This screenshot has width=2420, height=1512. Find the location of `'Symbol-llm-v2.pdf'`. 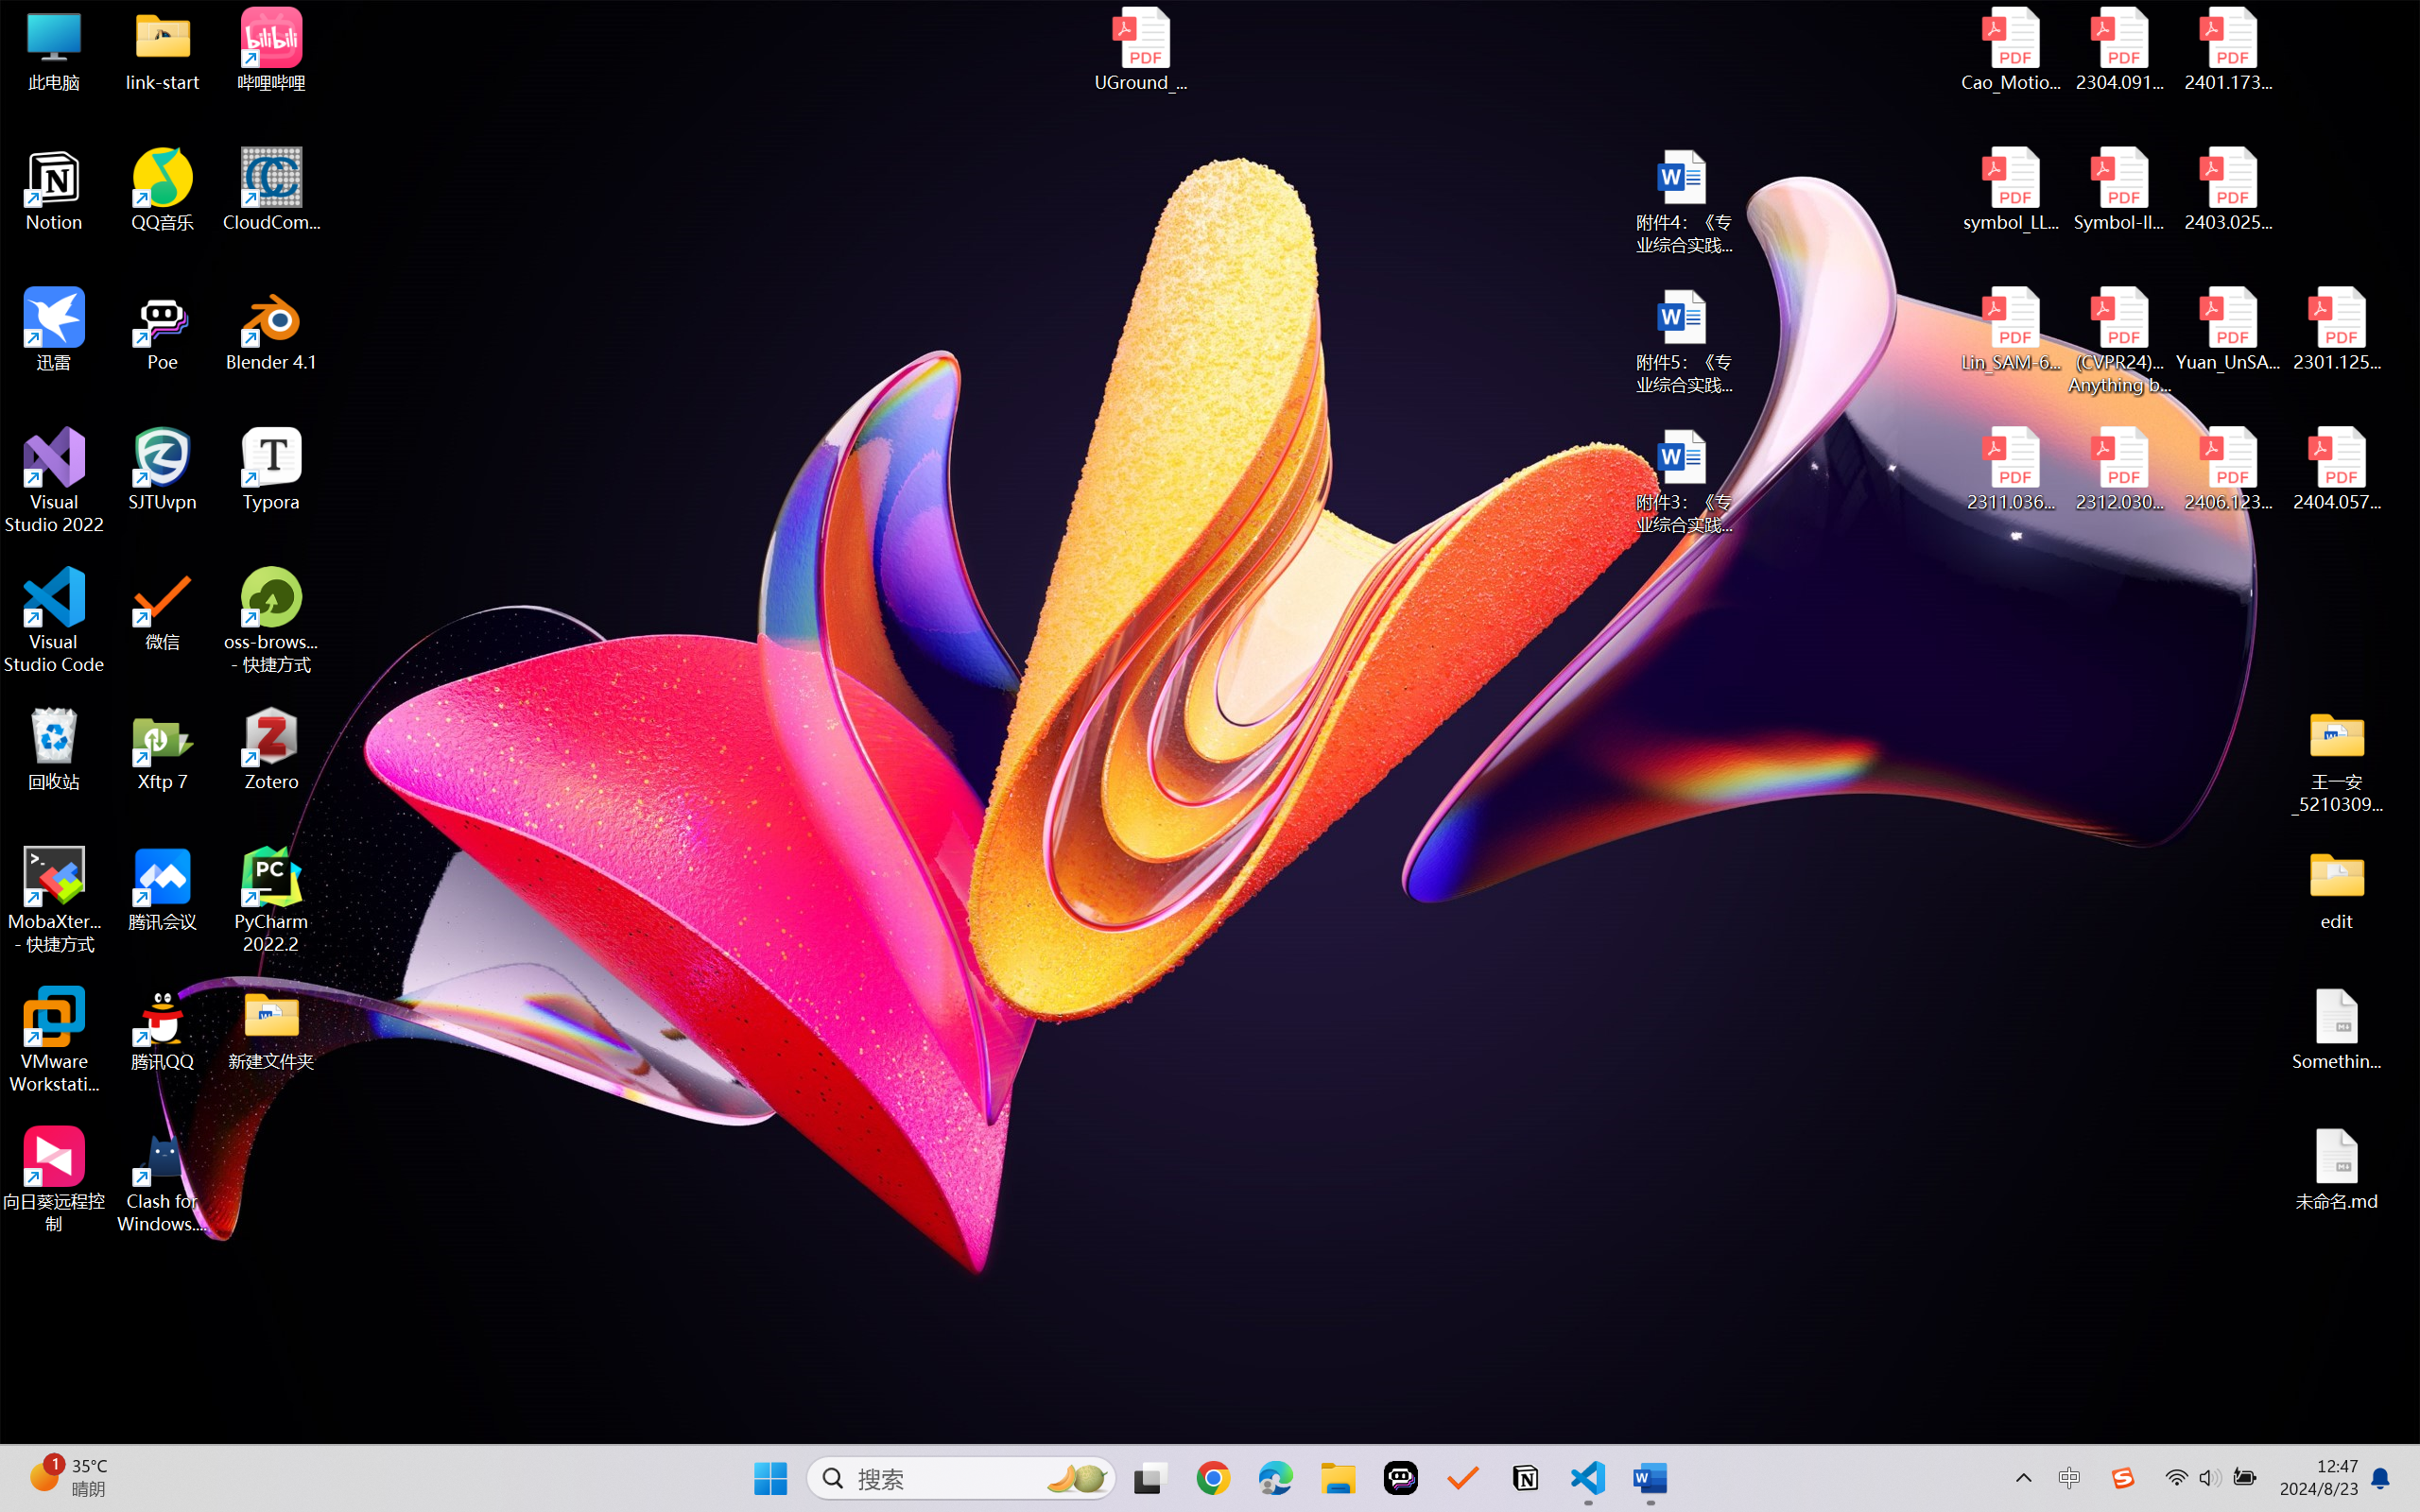

'Symbol-llm-v2.pdf' is located at coordinates (2118, 190).